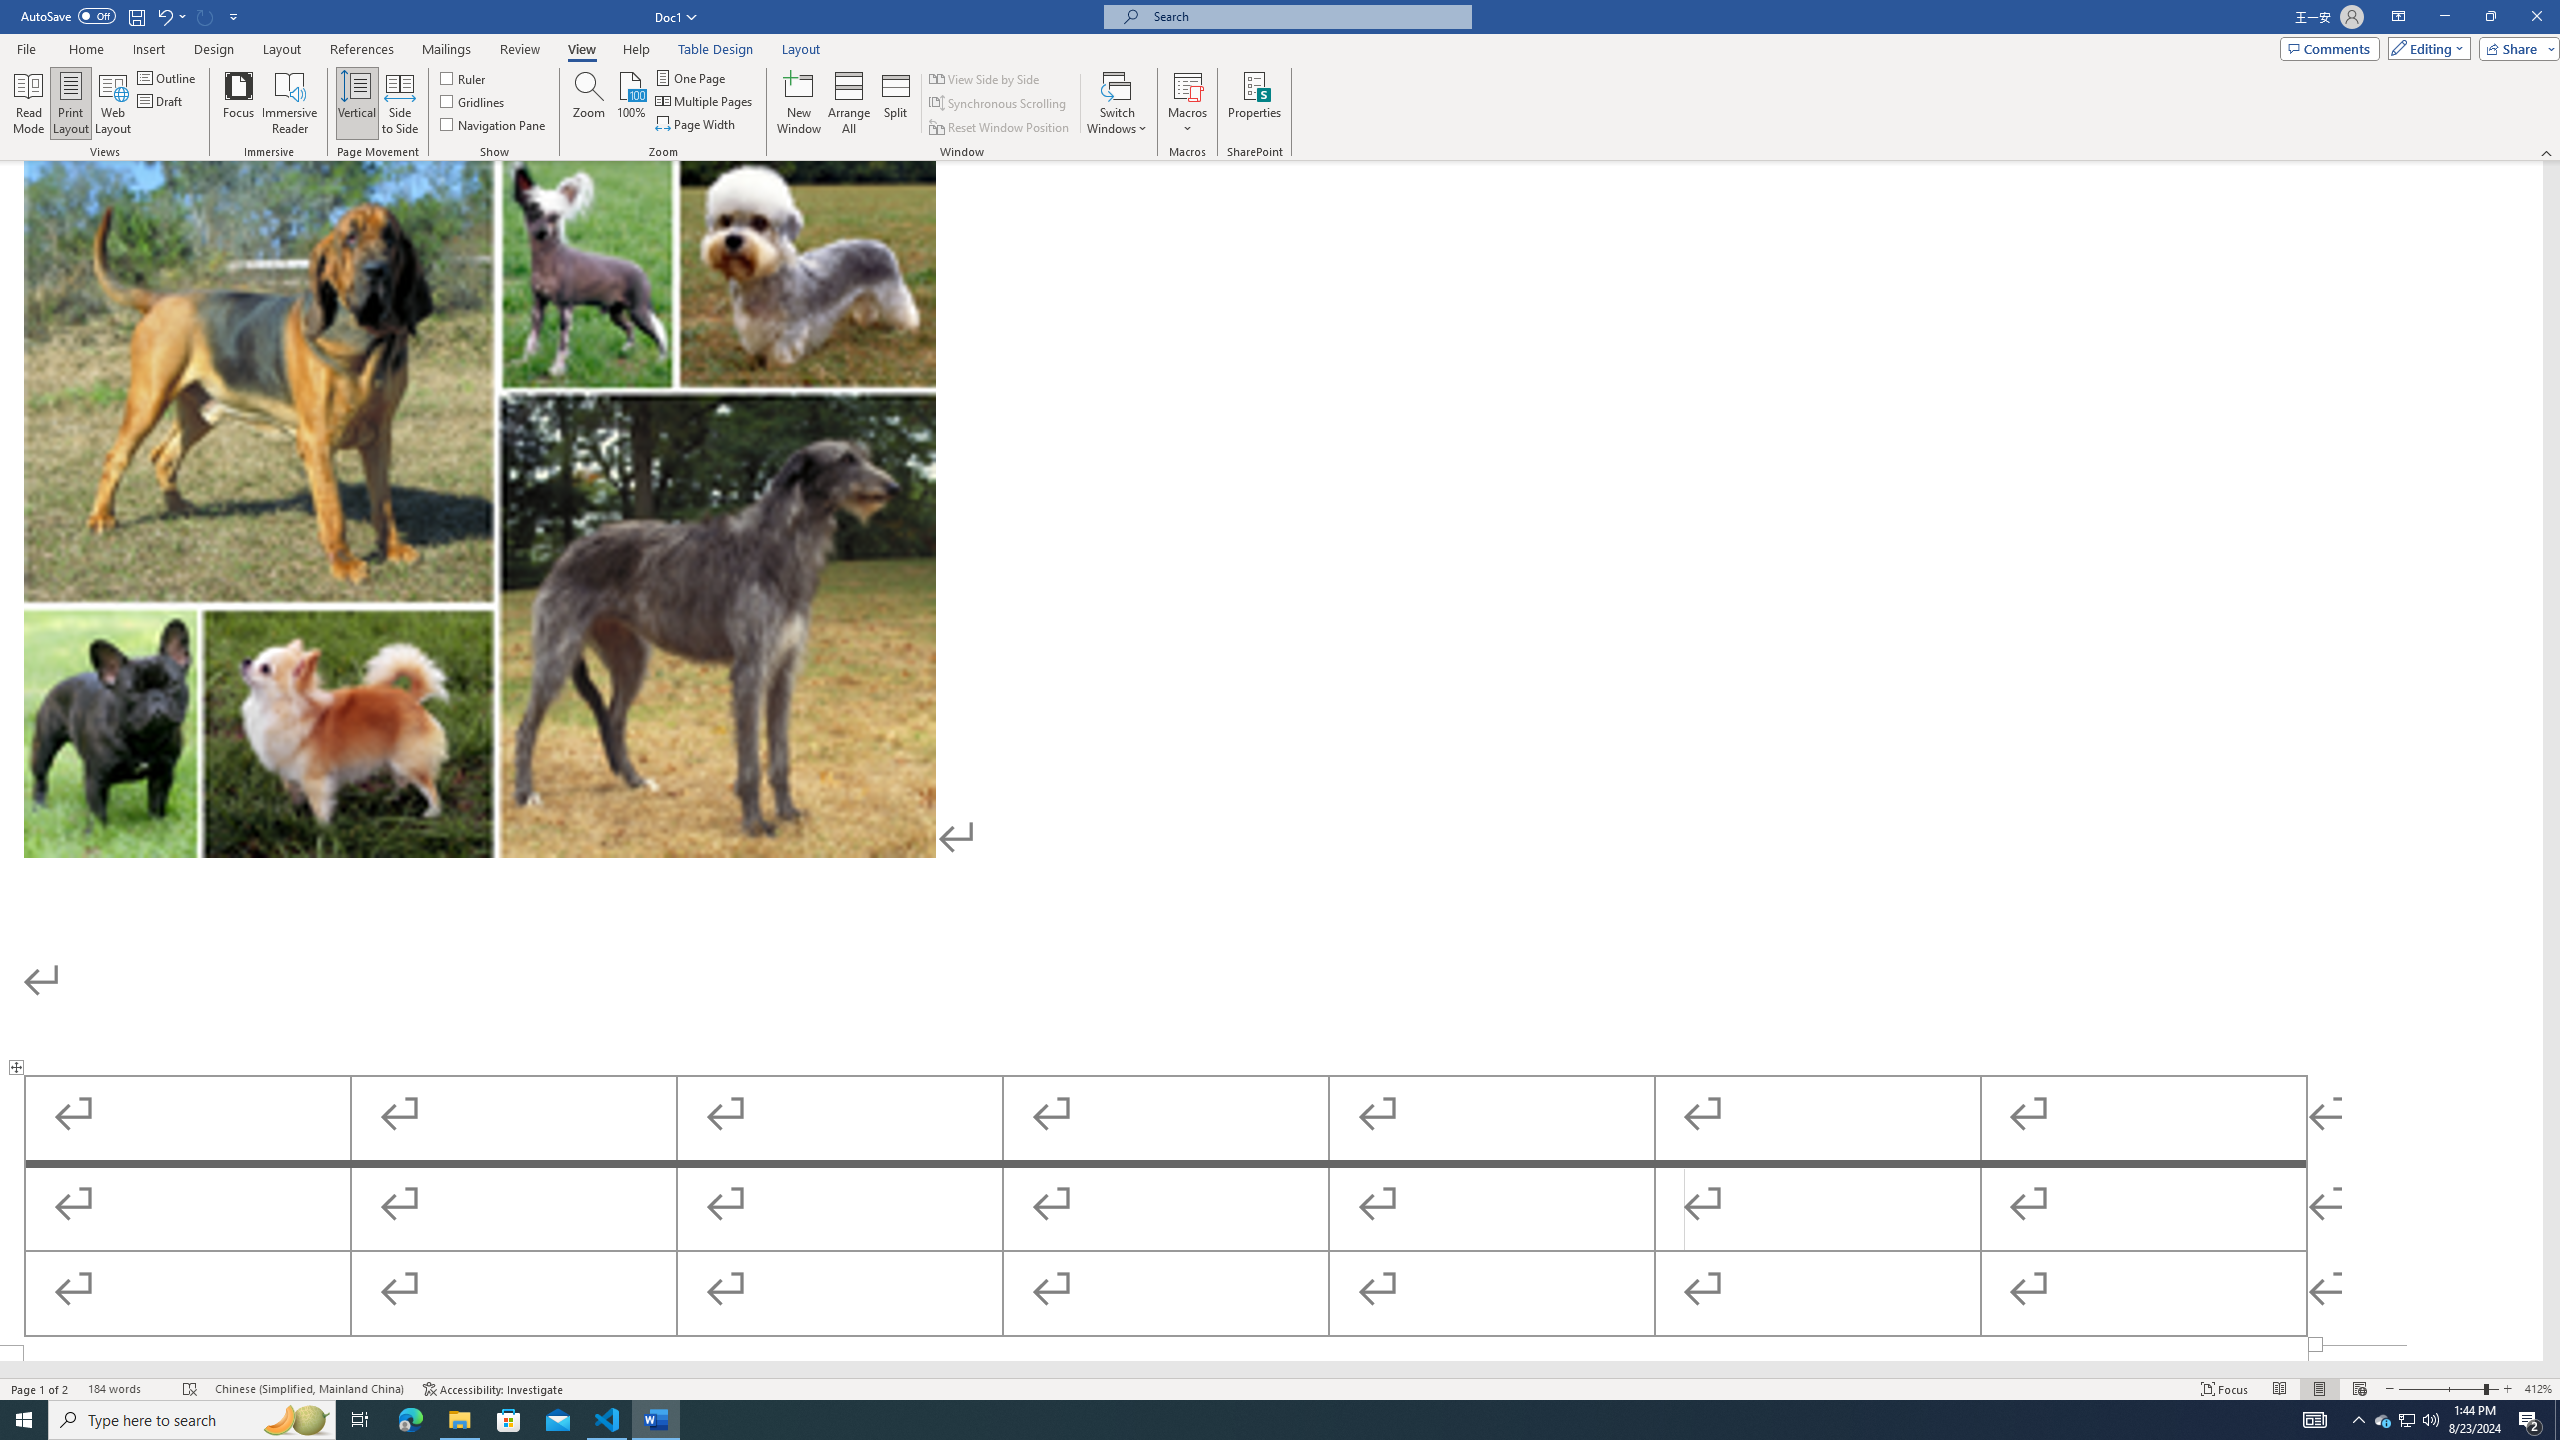 This screenshot has width=2560, height=1440. I want to click on 'Can', so click(205, 15).